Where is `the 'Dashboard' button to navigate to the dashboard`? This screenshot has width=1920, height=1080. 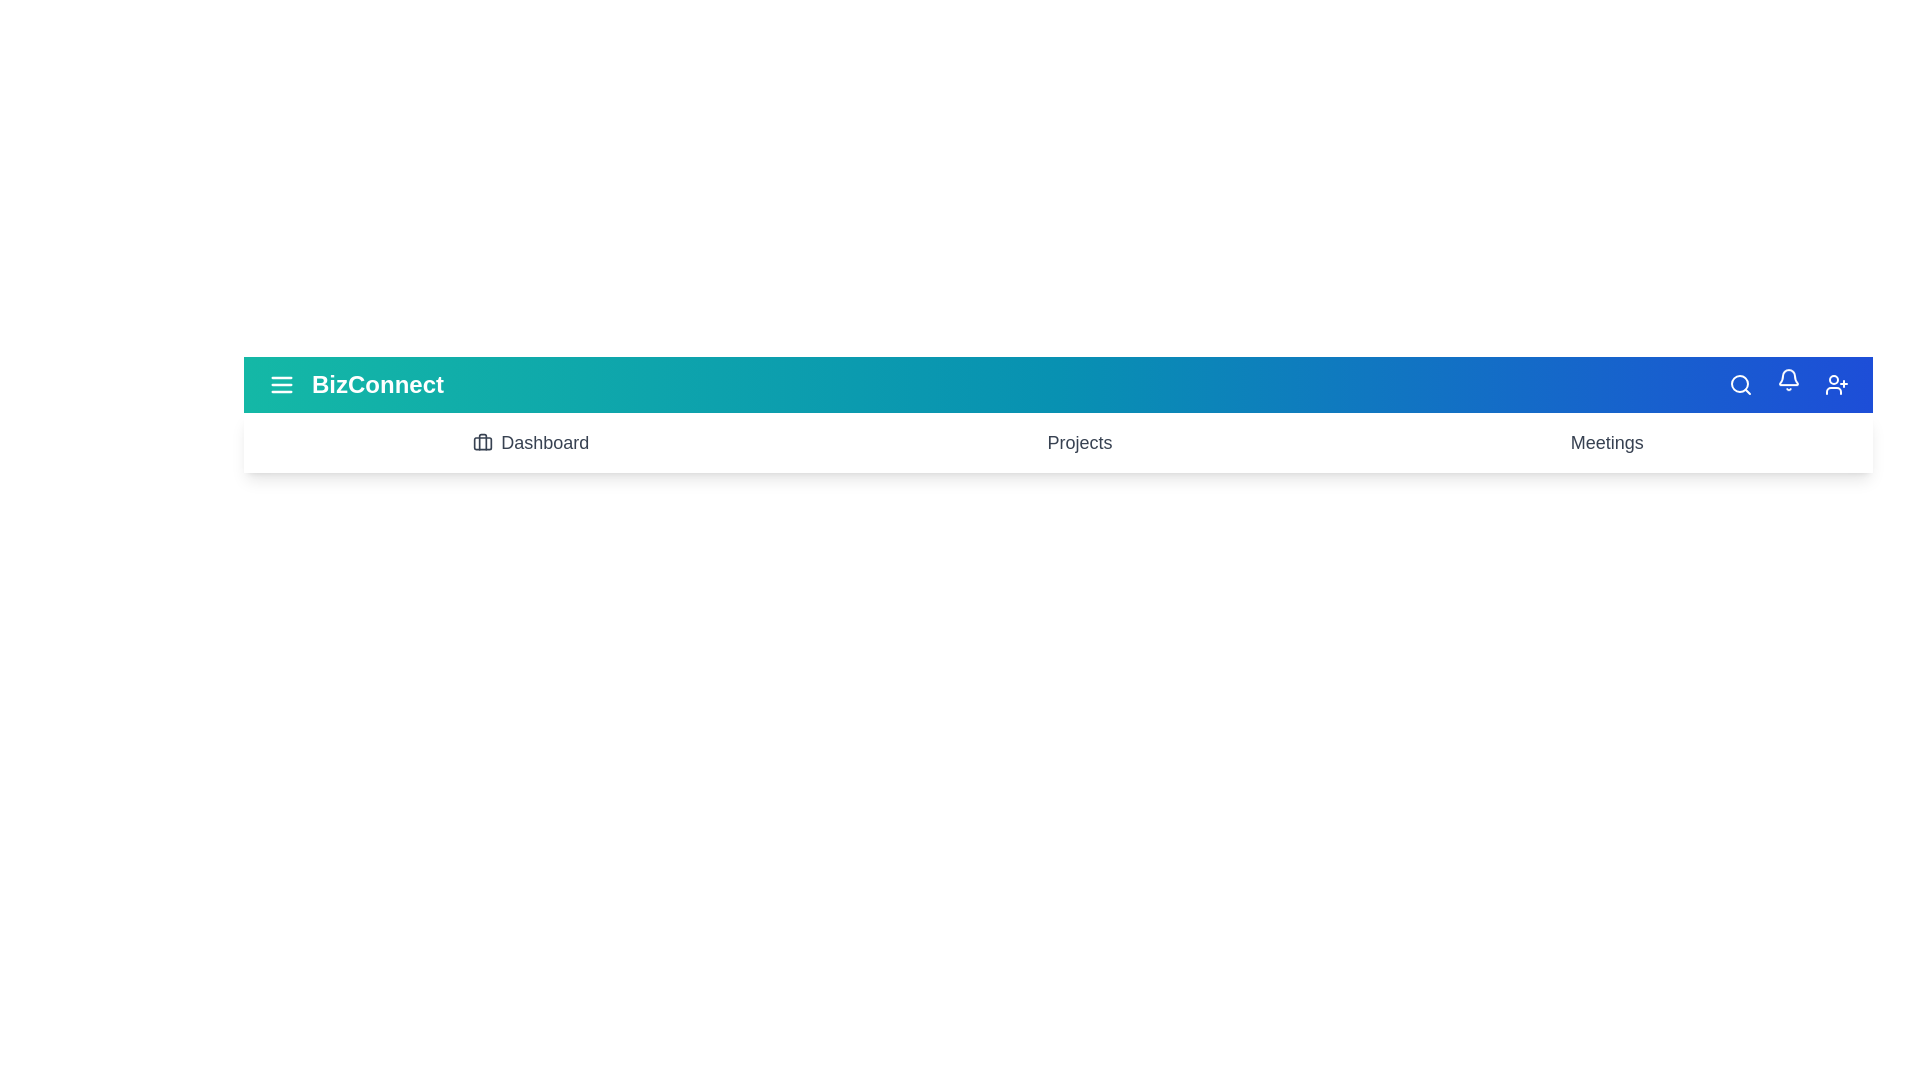 the 'Dashboard' button to navigate to the dashboard is located at coordinates (531, 442).